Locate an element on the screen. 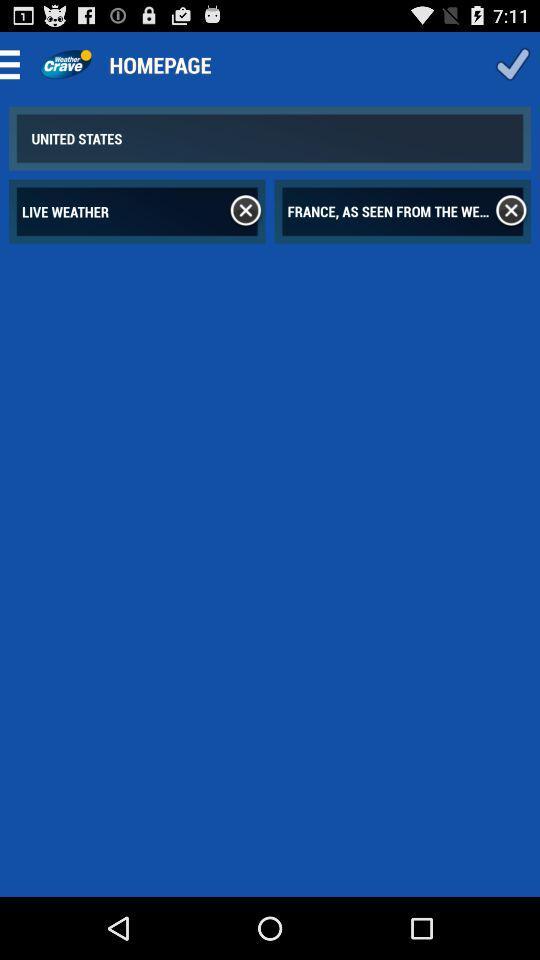 The width and height of the screenshot is (540, 960). changes is located at coordinates (512, 64).